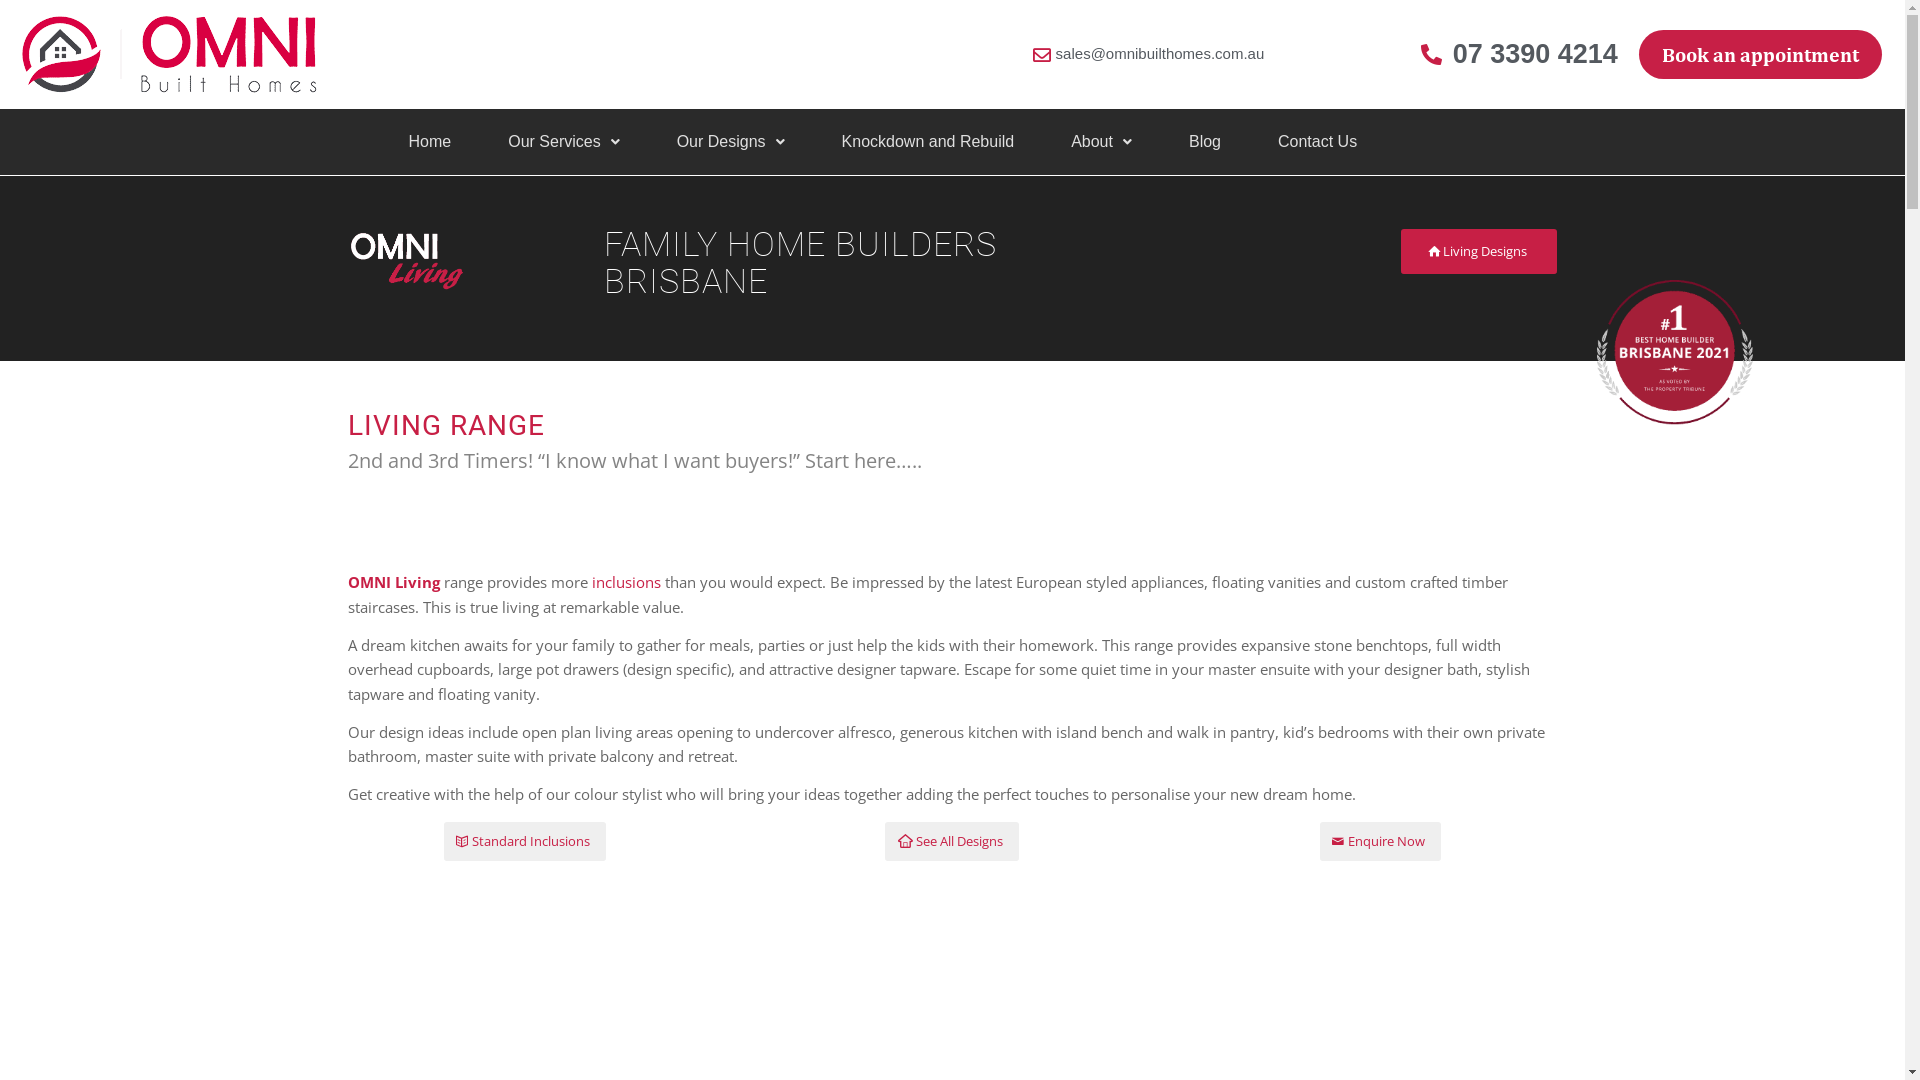 The height and width of the screenshot is (1080, 1920). Describe the element at coordinates (1760, 53) in the screenshot. I see `'Book an appointment'` at that location.